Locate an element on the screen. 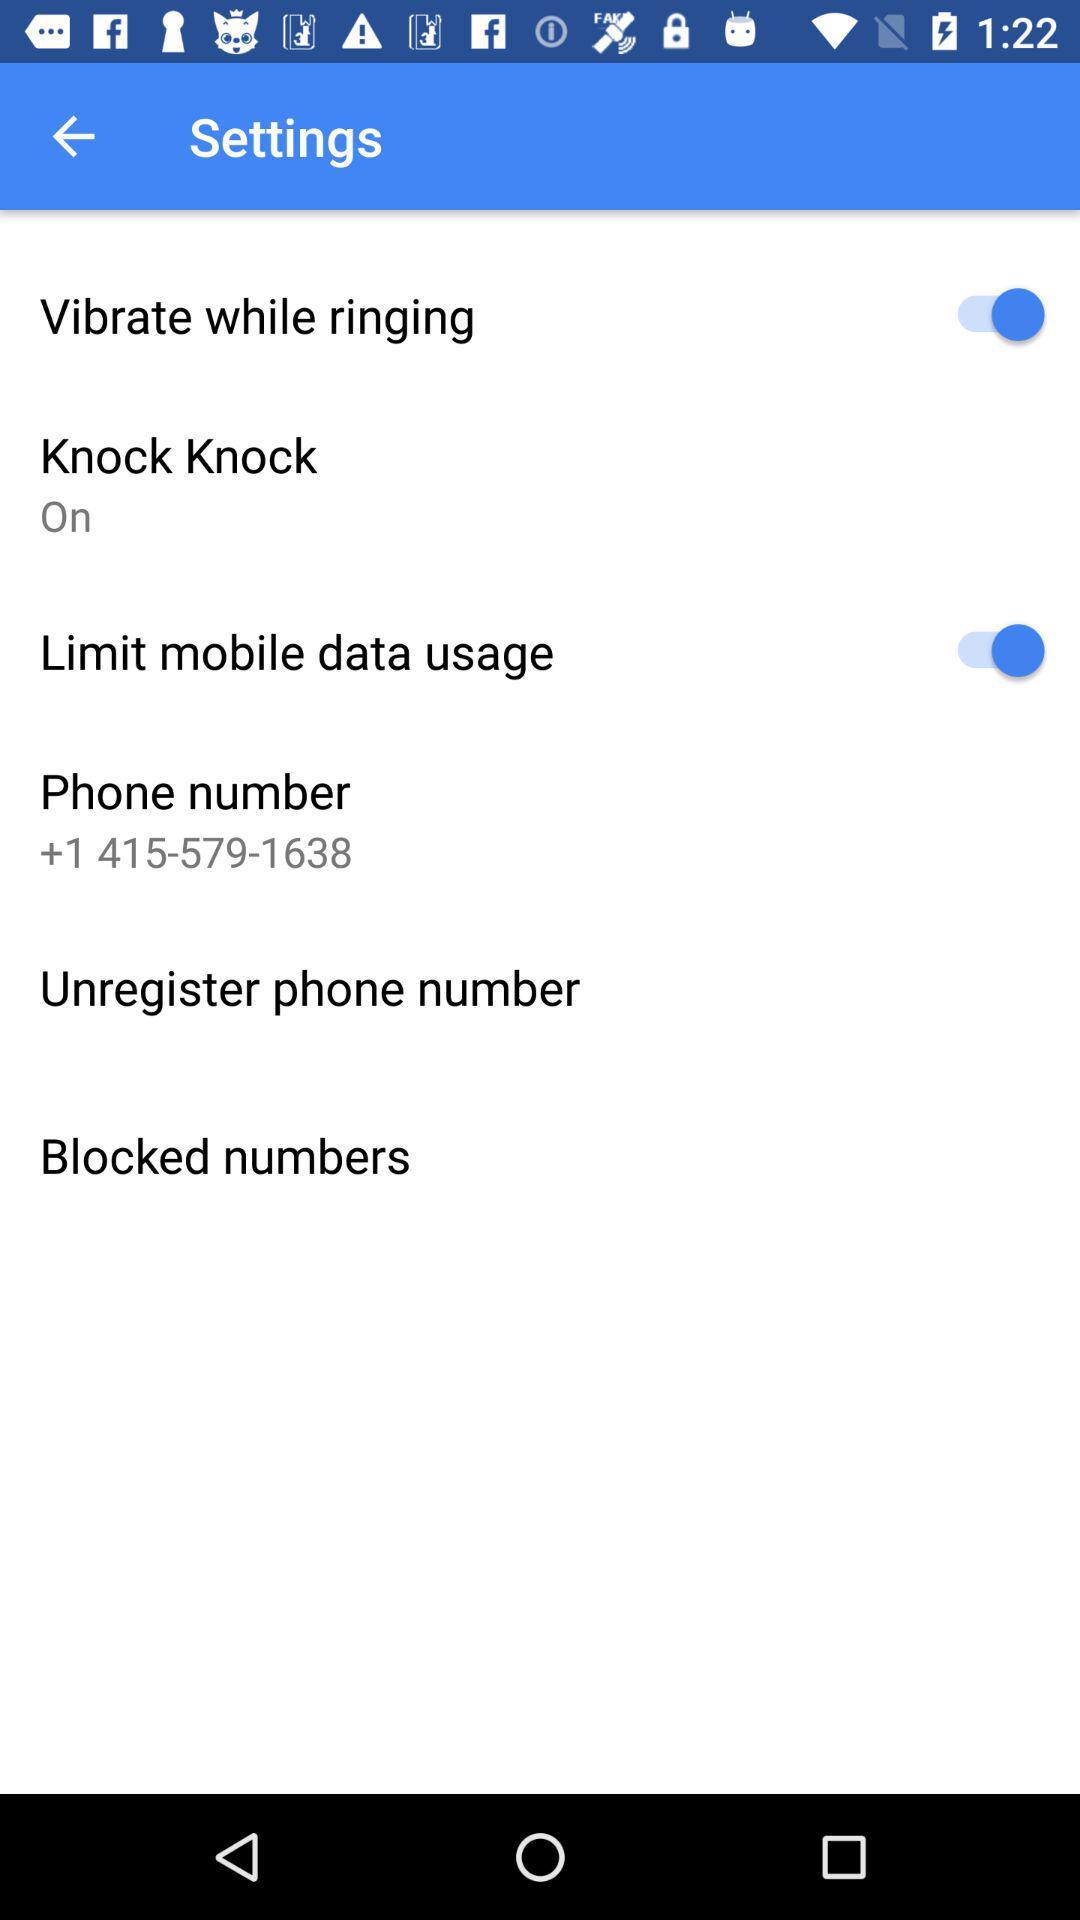 Image resolution: width=1080 pixels, height=1920 pixels. item below phone number is located at coordinates (196, 851).